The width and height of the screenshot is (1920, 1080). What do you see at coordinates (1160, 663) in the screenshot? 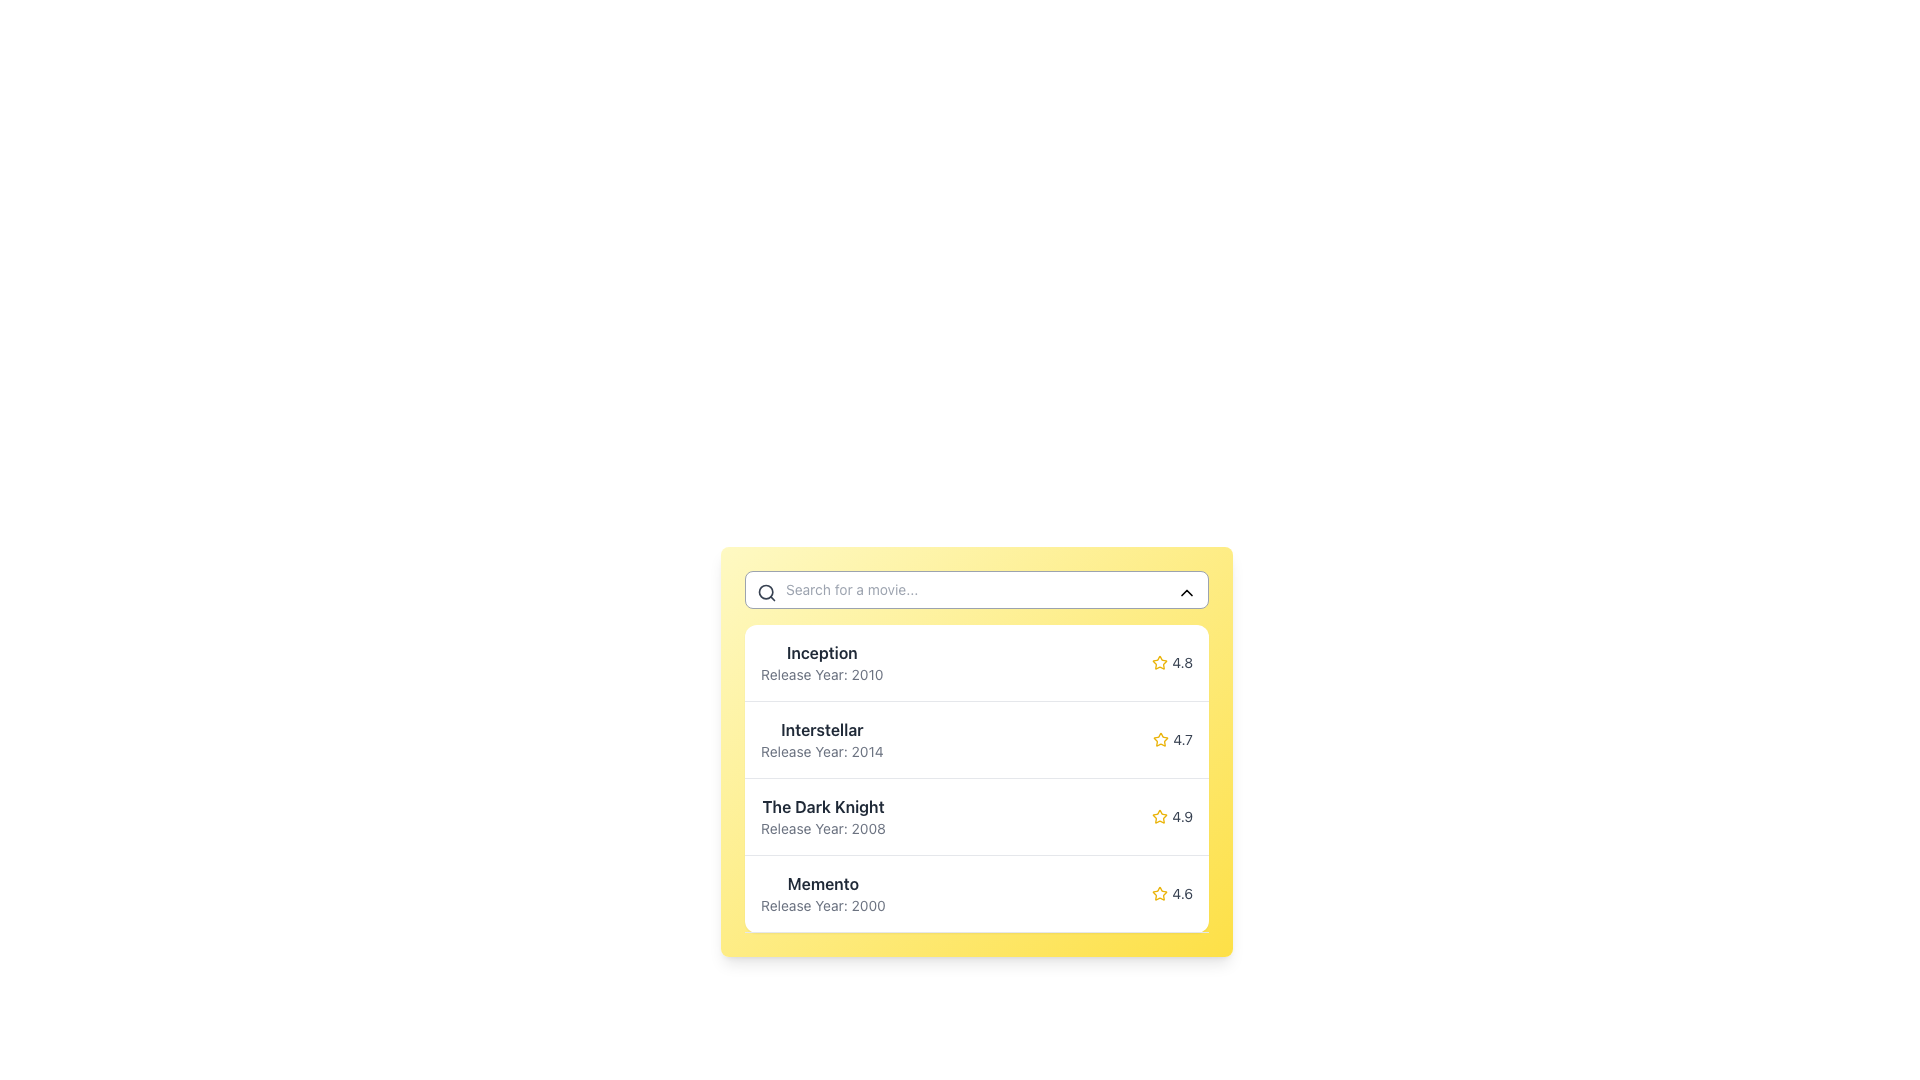
I see `the movie rating icon for 'Inception' which visually indicates a score of '4.8' and is located near the text 'Inception'` at bounding box center [1160, 663].